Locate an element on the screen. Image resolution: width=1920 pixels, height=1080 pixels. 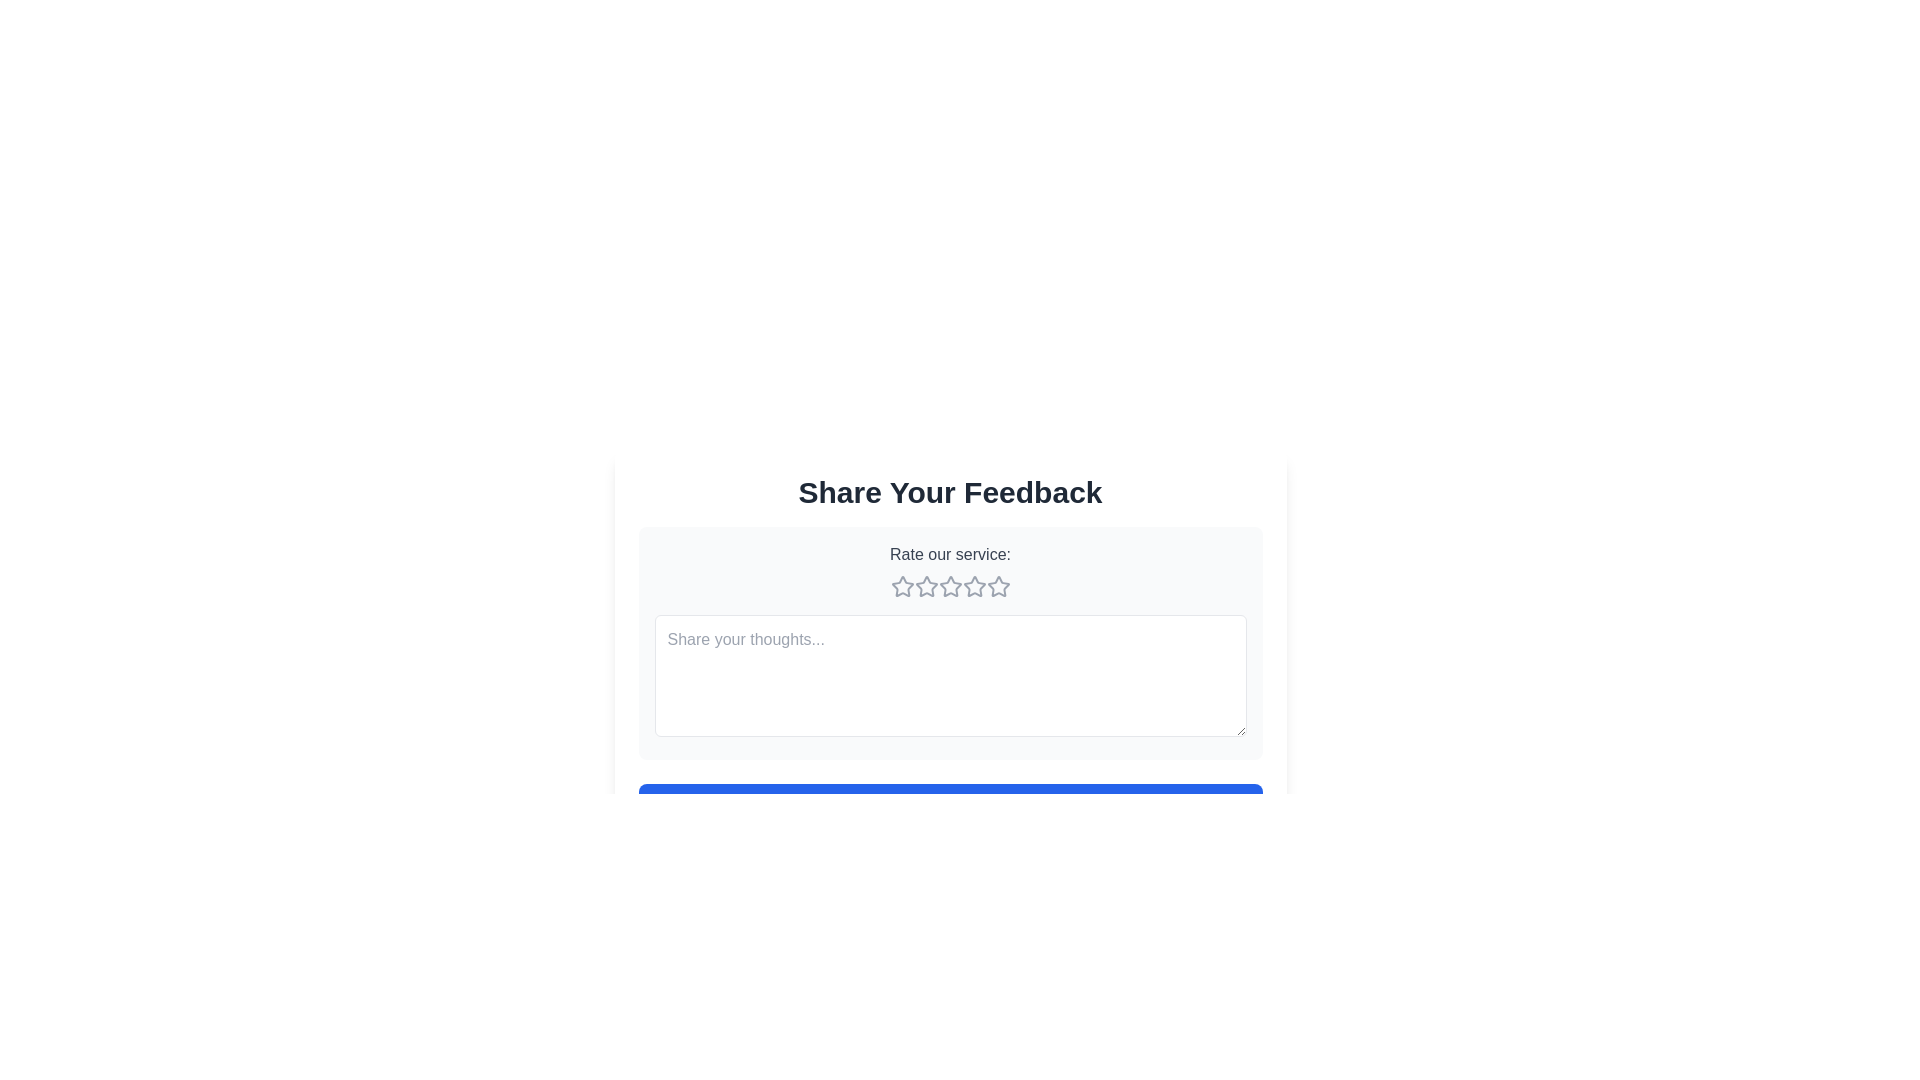
the fourth star icon in the rating section below the heading 'Rate our service:' to assign a rating is located at coordinates (974, 585).